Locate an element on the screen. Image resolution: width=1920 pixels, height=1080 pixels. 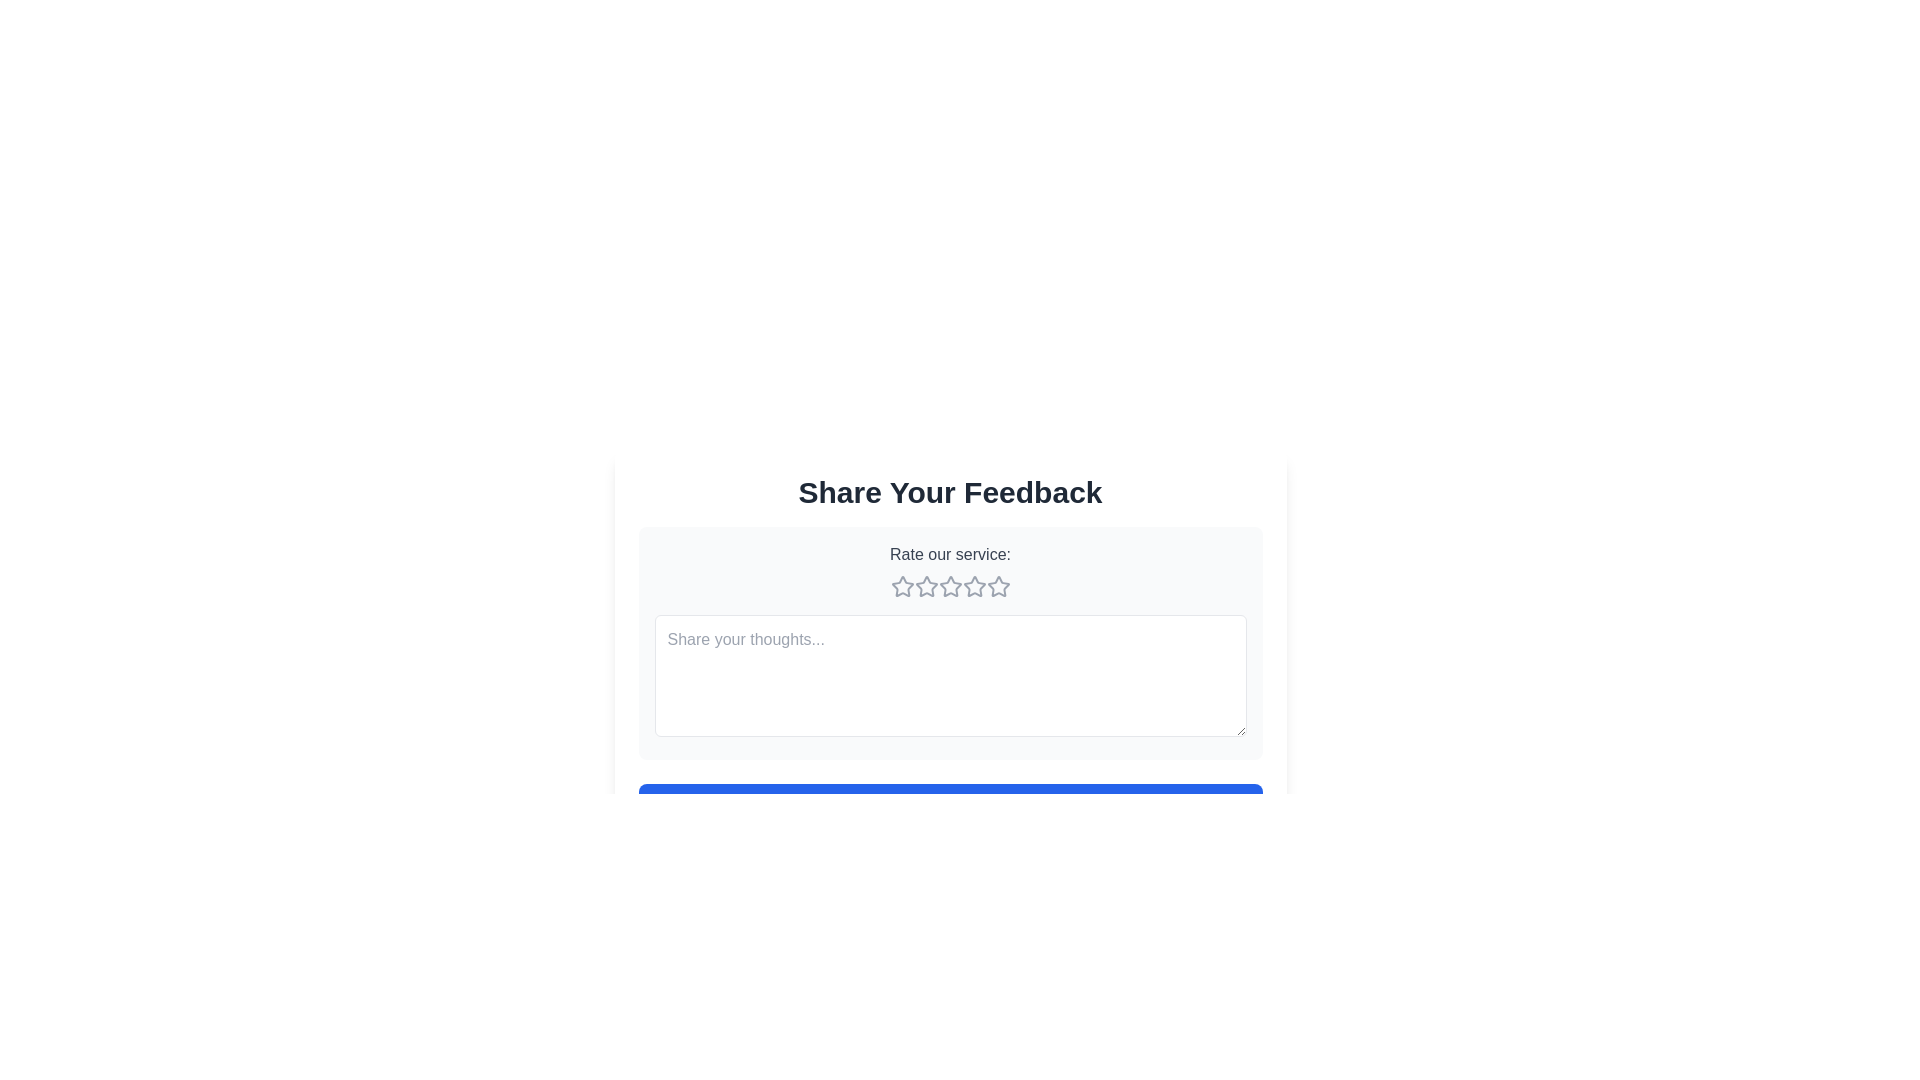
the fourth star icon in the rating section below the heading 'Rate our service:' to assign a rating is located at coordinates (974, 585).